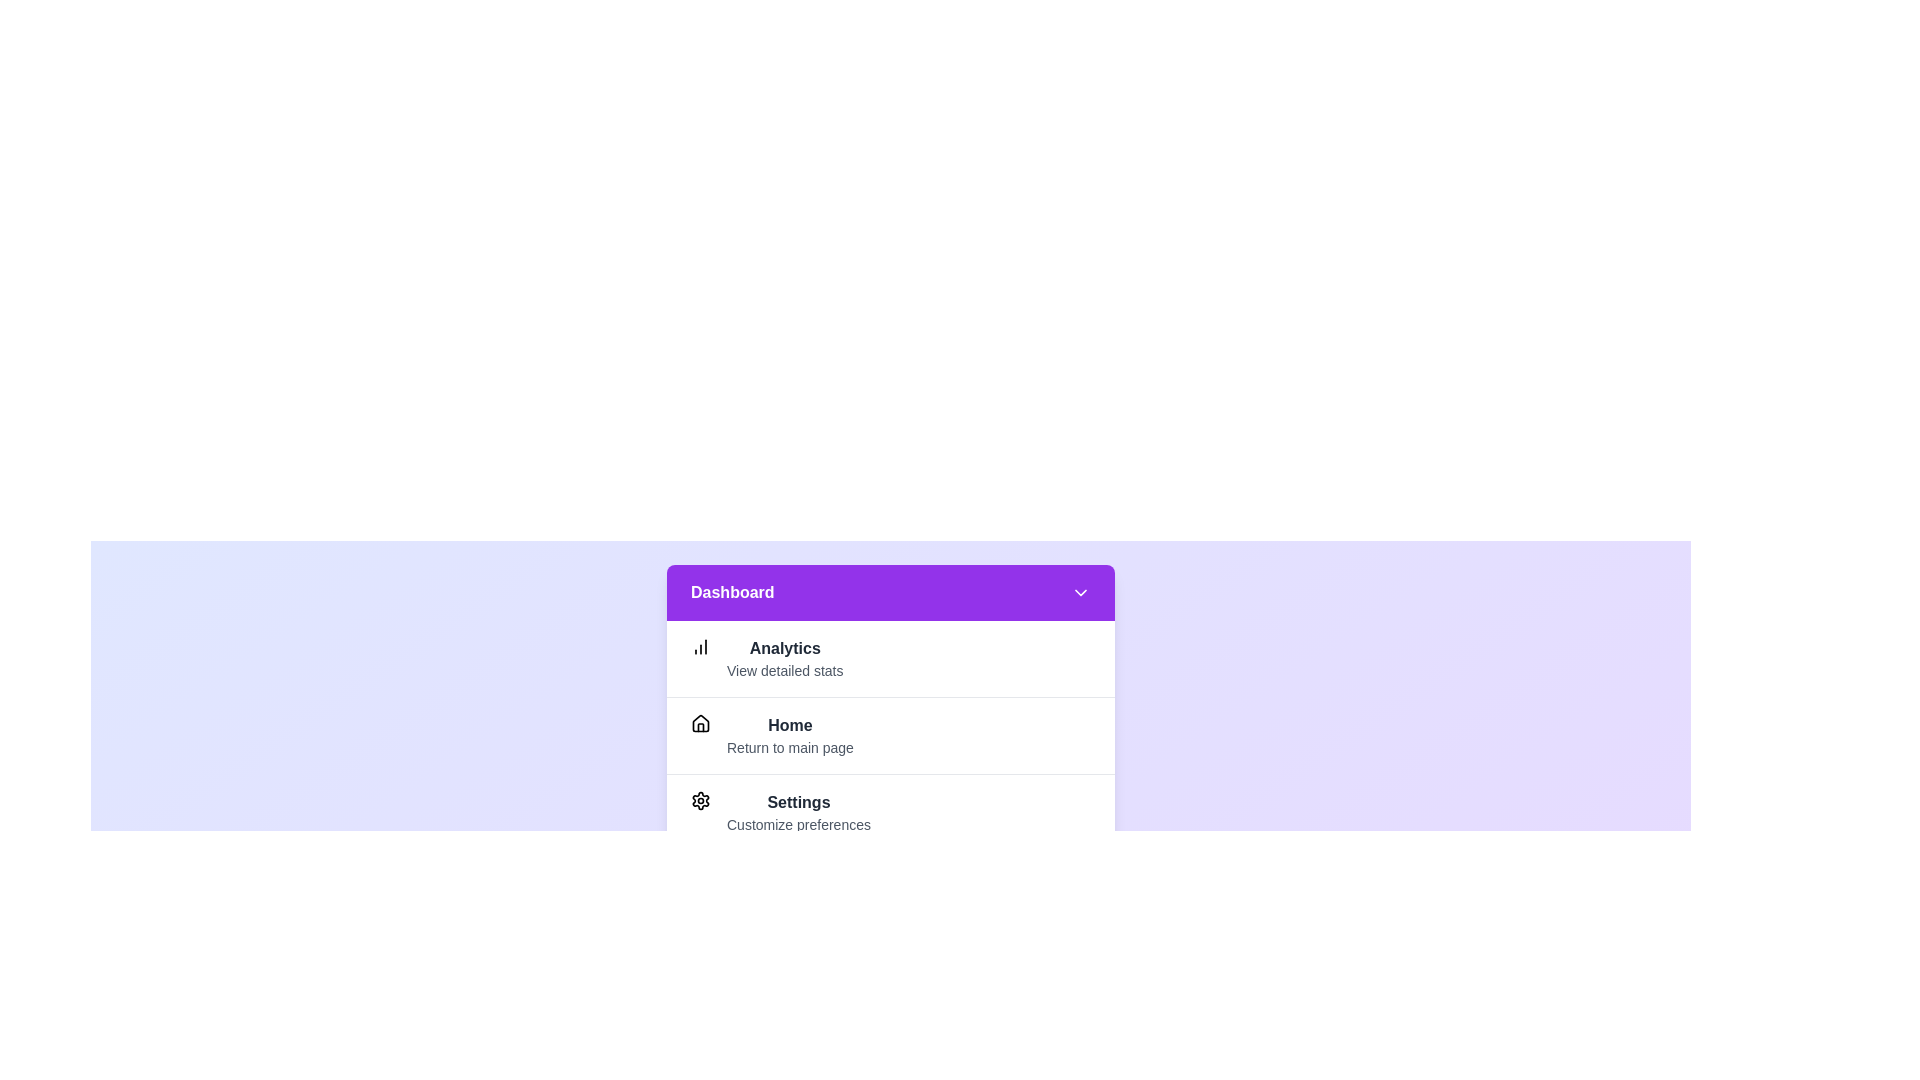 This screenshot has height=1080, width=1920. I want to click on the 'Settings' menu item in the dashboard menu, so click(797, 813).